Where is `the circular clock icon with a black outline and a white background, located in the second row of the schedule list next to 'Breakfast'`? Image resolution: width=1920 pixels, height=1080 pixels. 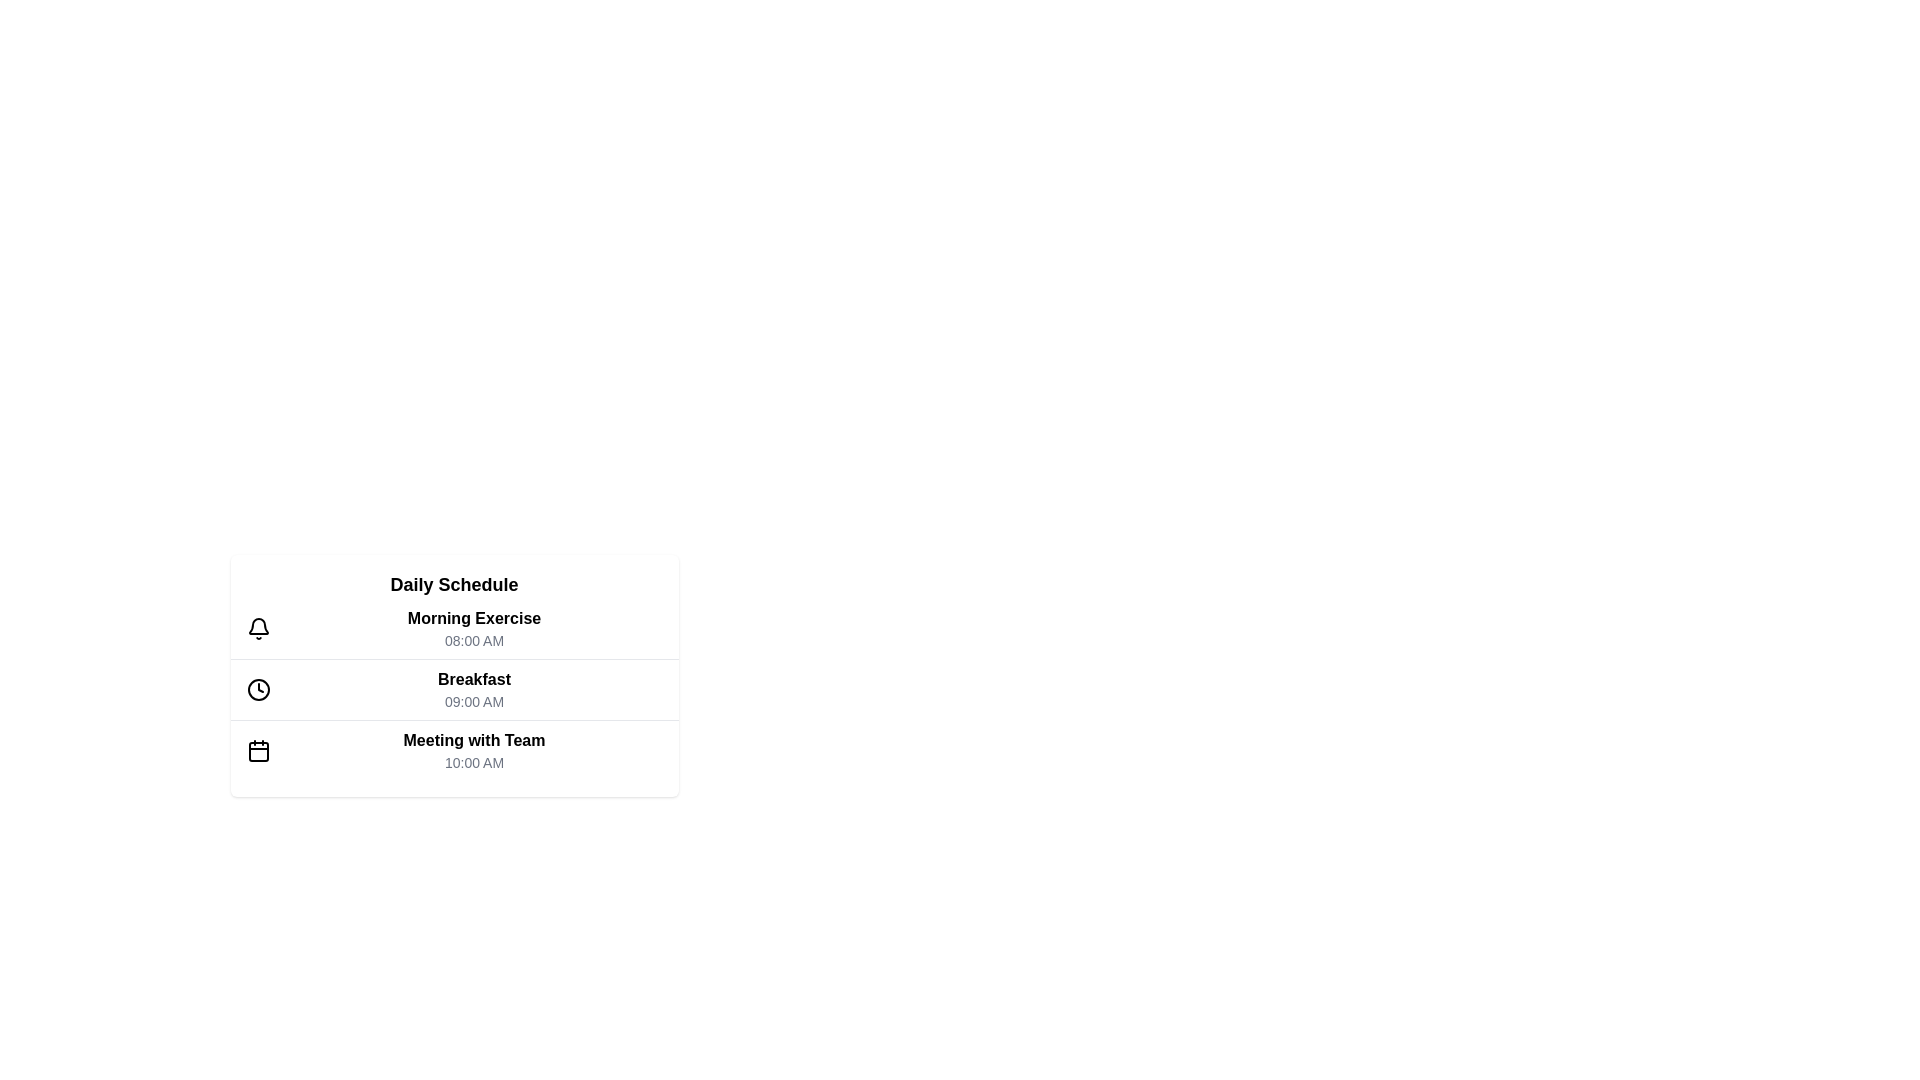 the circular clock icon with a black outline and a white background, located in the second row of the schedule list next to 'Breakfast' is located at coordinates (257, 689).